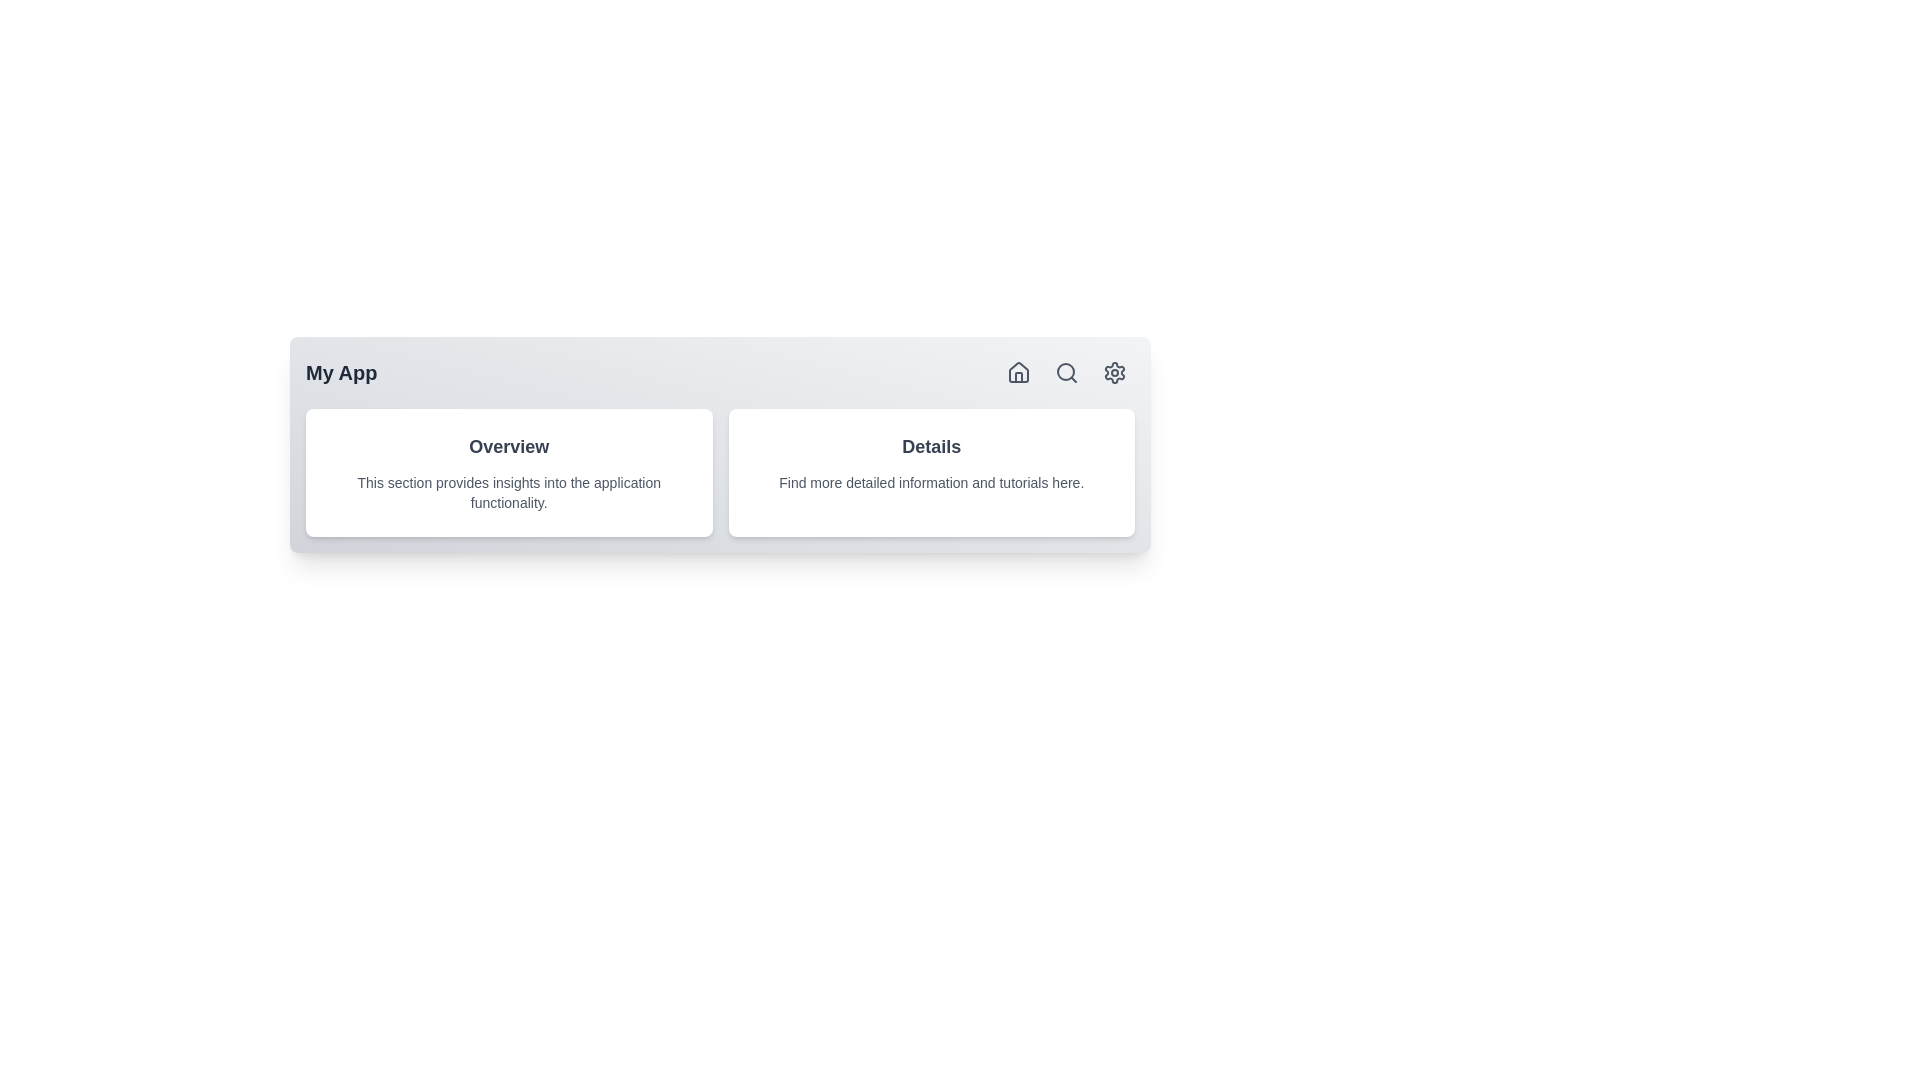  Describe the element at coordinates (1064, 371) in the screenshot. I see `the circular icon component that represents the search functionality within the navigation bar located at the top right of the application interface` at that location.